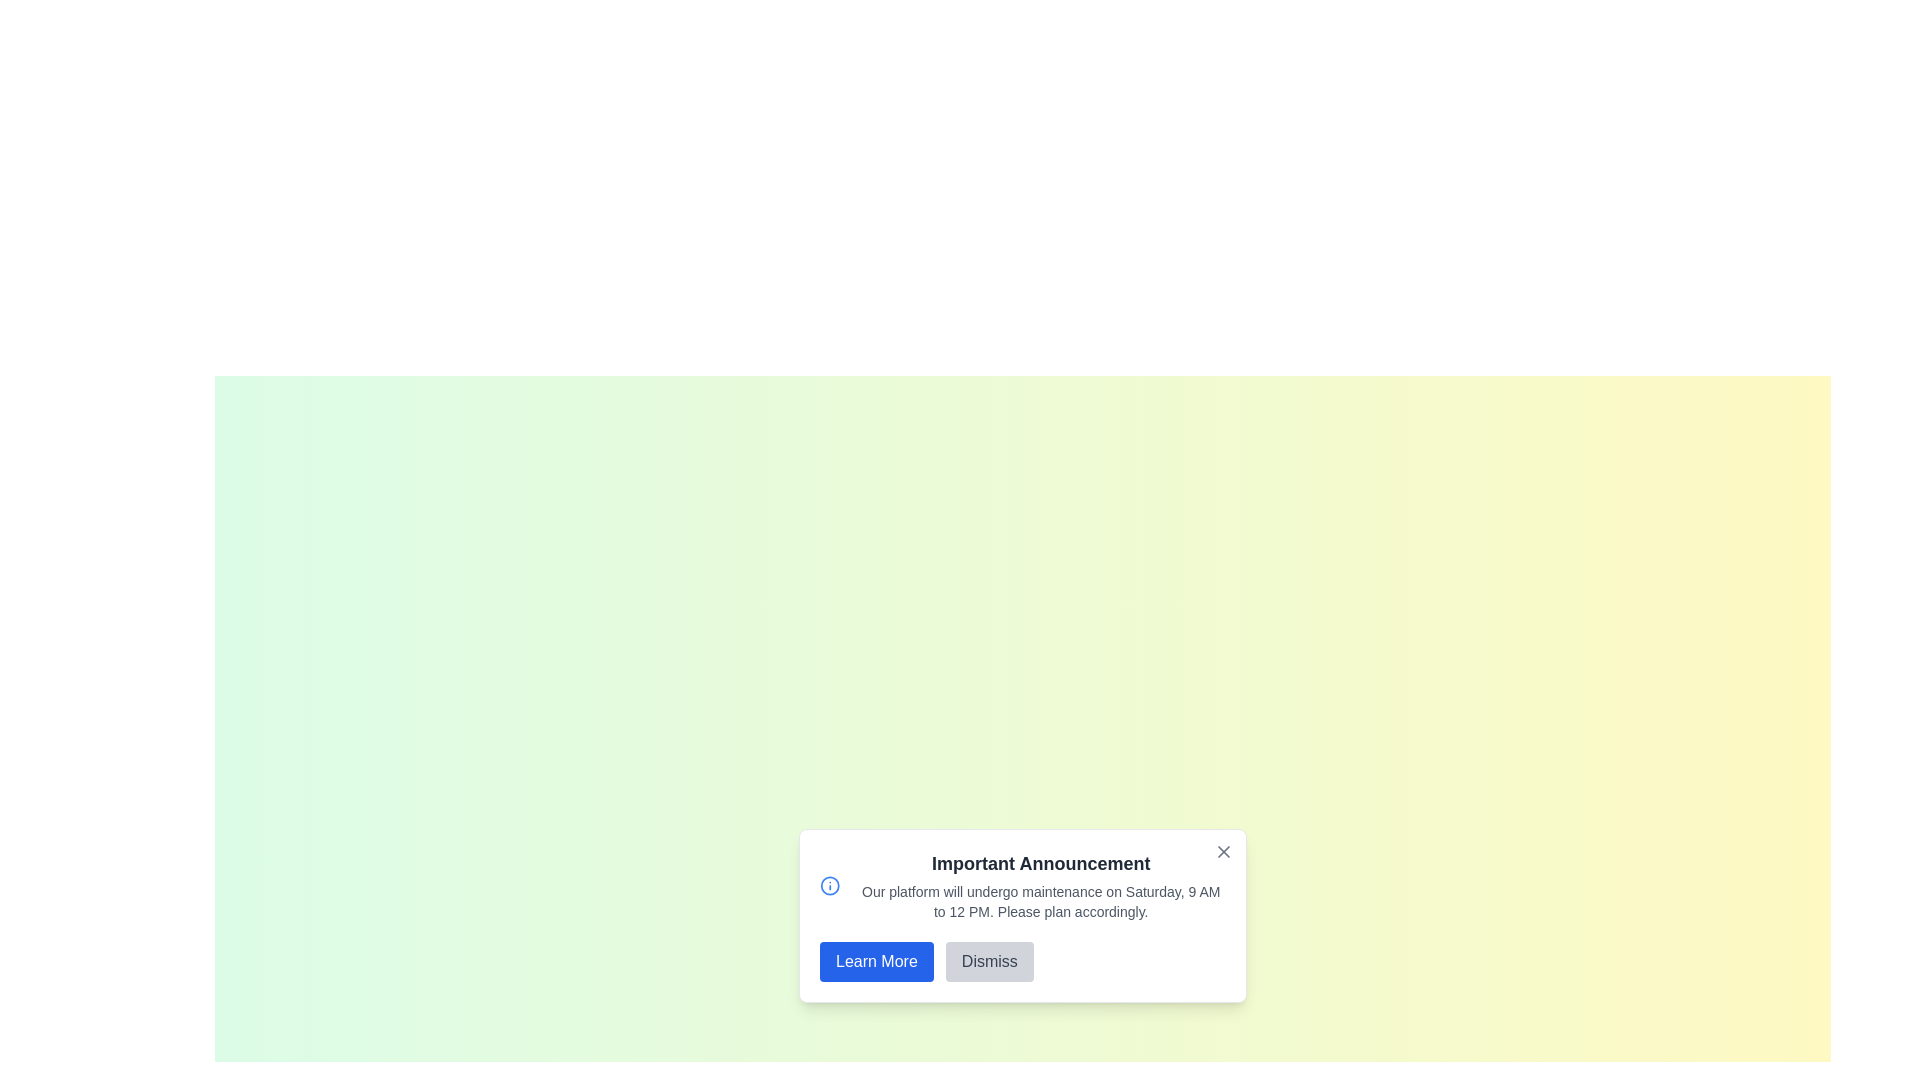  What do you see at coordinates (876, 960) in the screenshot?
I see `the 'Learn More' button to navigate to additional information` at bounding box center [876, 960].